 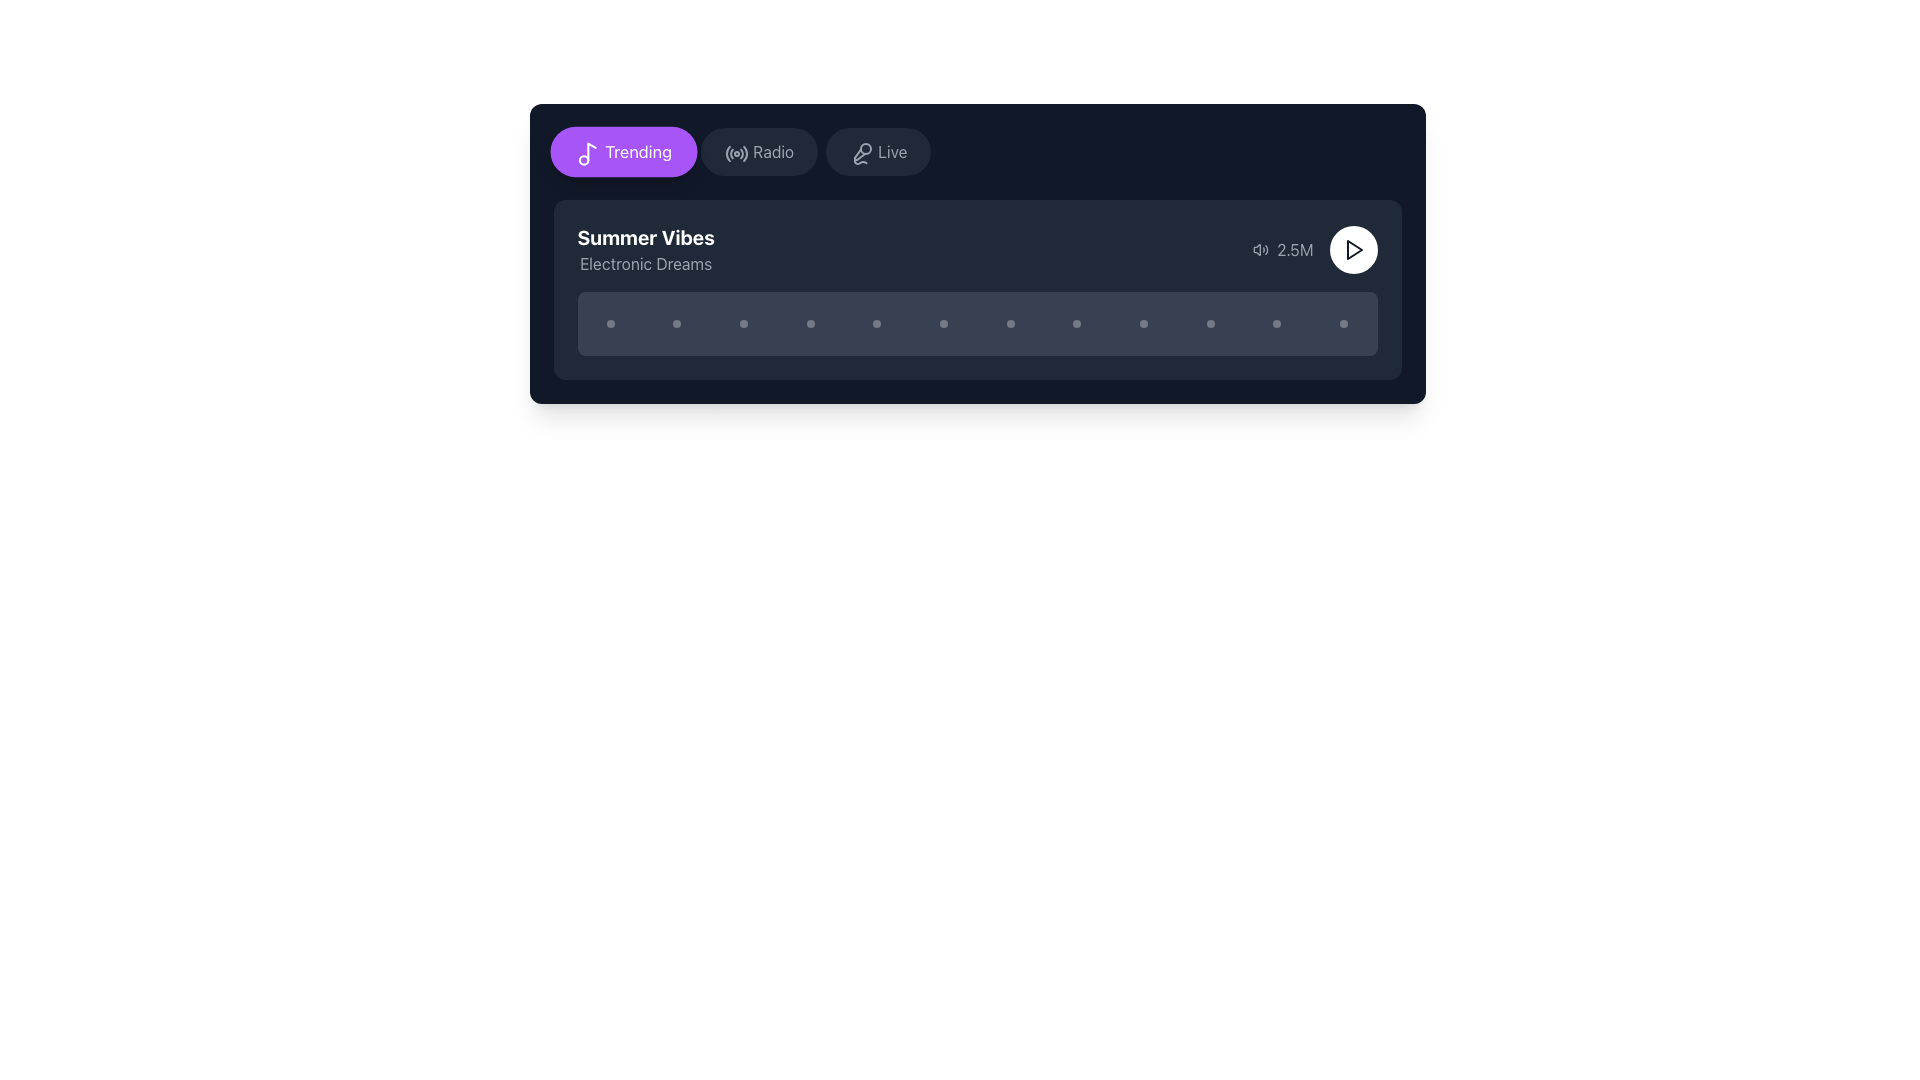 What do you see at coordinates (622, 150) in the screenshot?
I see `the 'Trending' button, which is a rounded purple button with white text and a musical note icon, located at the top-left corner of the button group` at bounding box center [622, 150].